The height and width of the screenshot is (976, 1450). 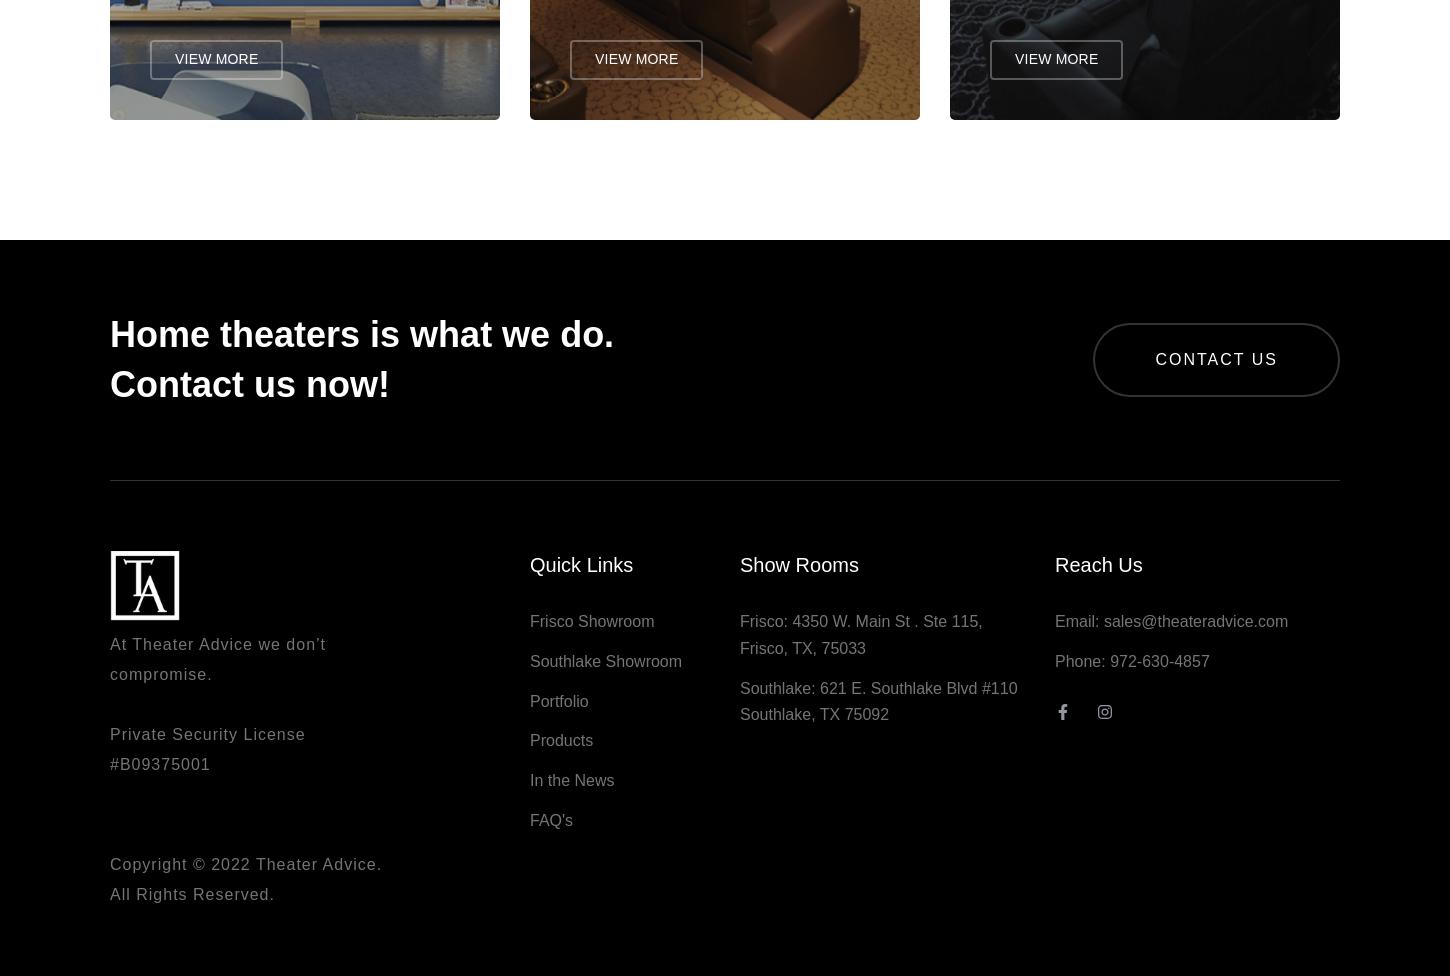 I want to click on 'Private Security License #B09375001', so click(x=206, y=759).